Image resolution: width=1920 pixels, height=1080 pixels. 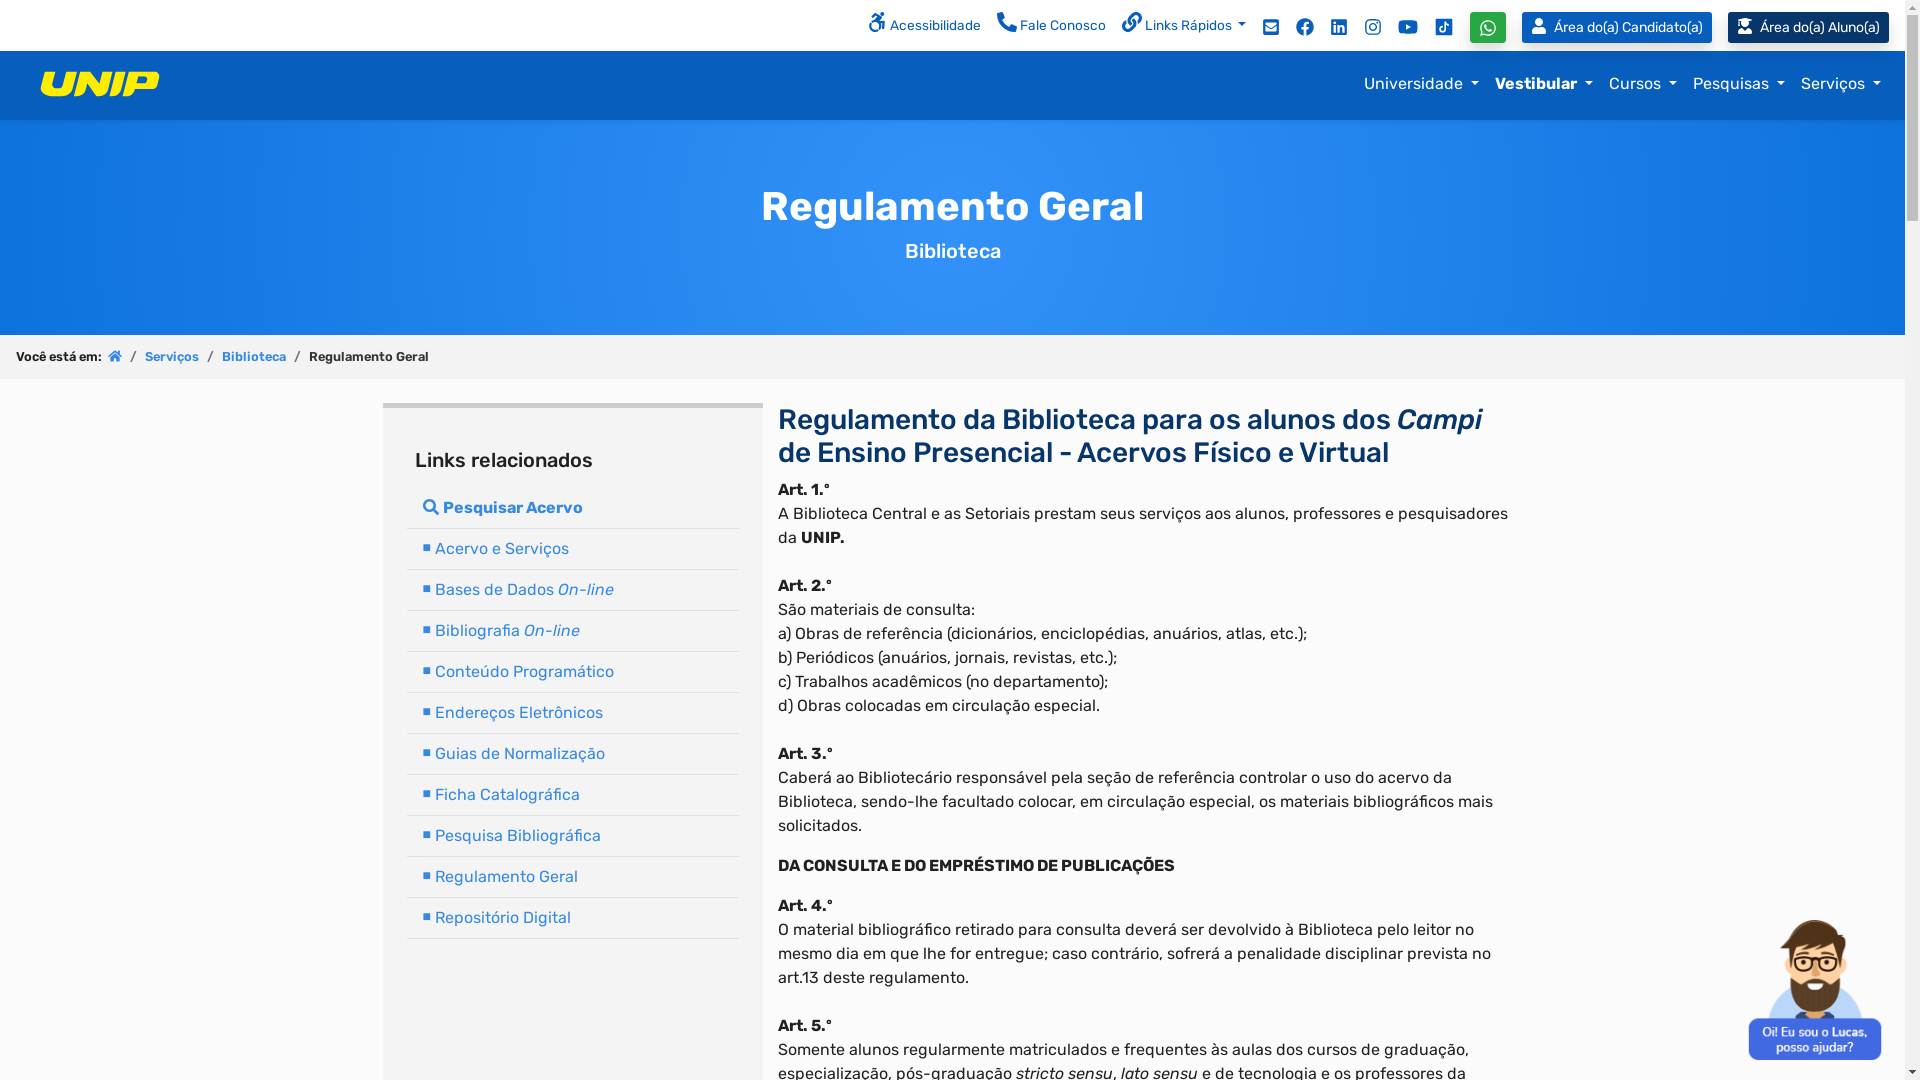 I want to click on 'Cursos', so click(x=1642, y=83).